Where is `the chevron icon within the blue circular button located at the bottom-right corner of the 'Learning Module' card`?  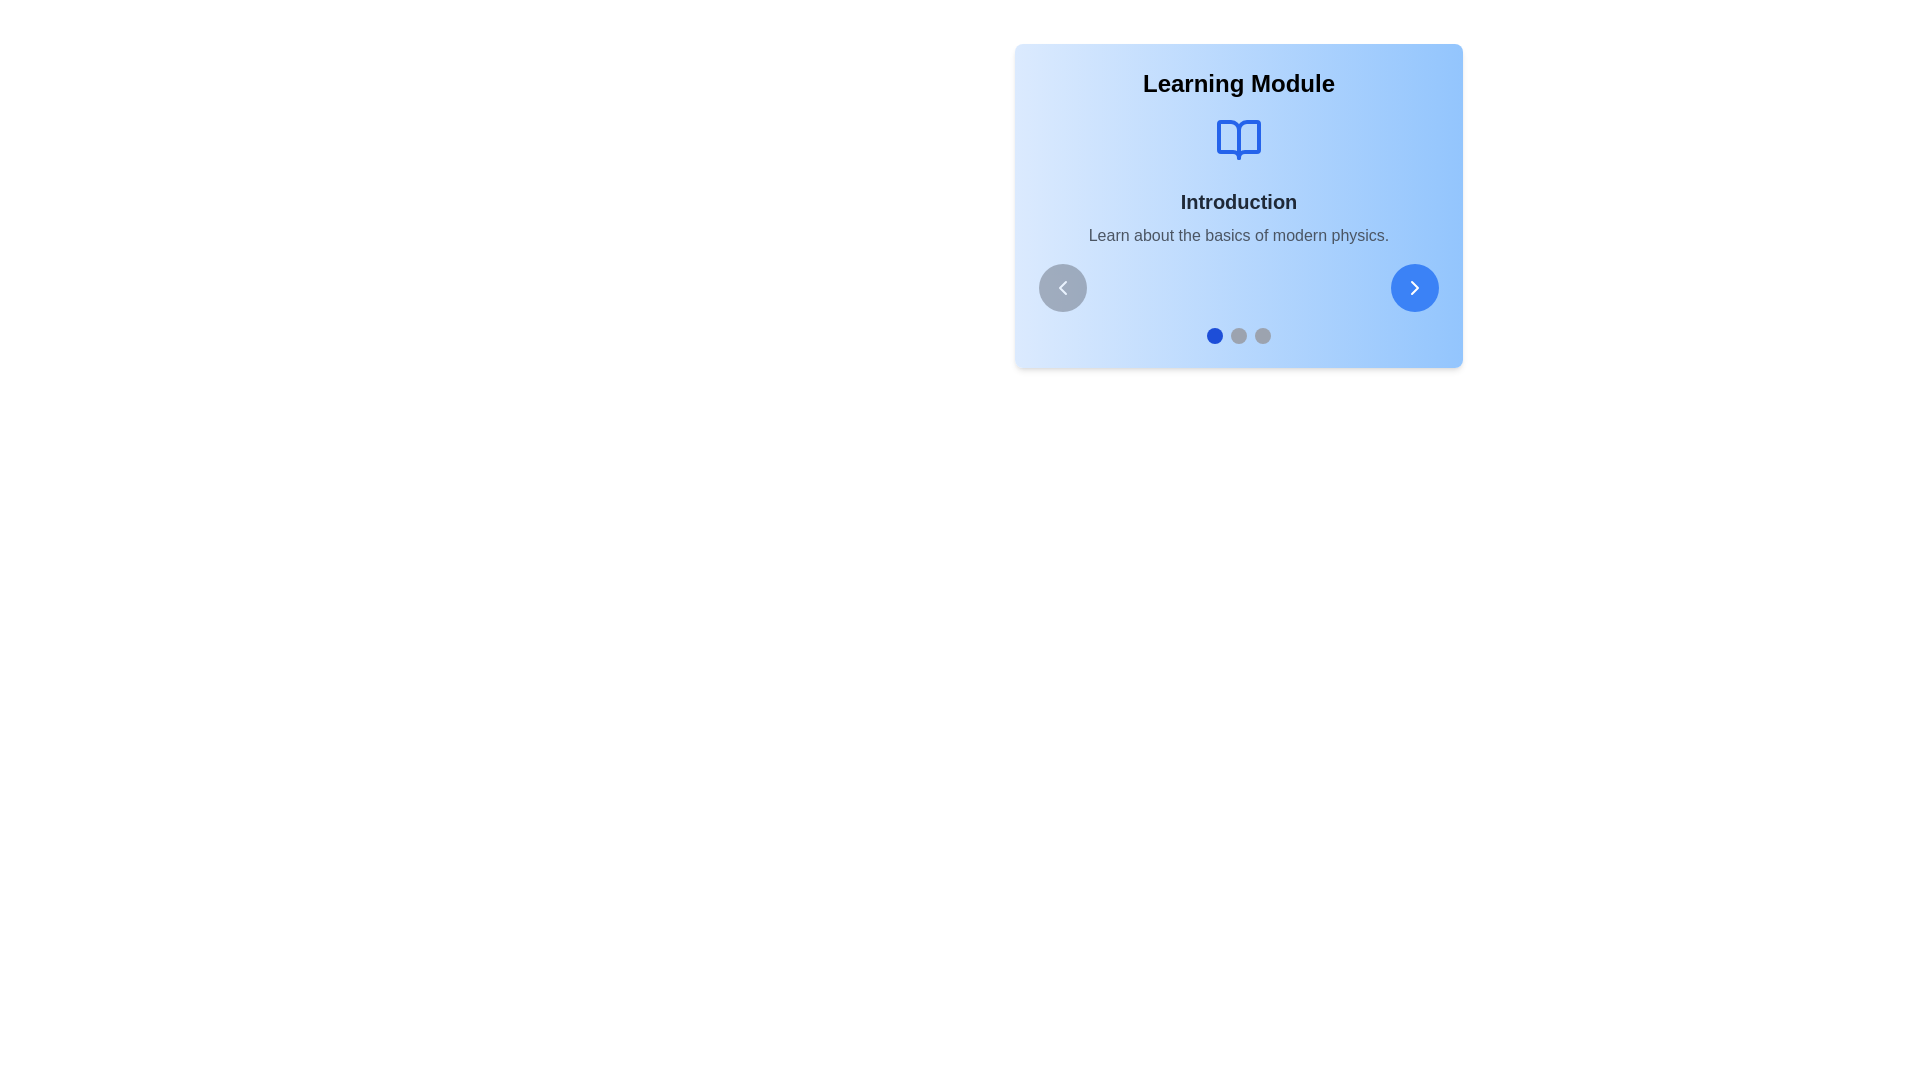
the chevron icon within the blue circular button located at the bottom-right corner of the 'Learning Module' card is located at coordinates (1414, 288).